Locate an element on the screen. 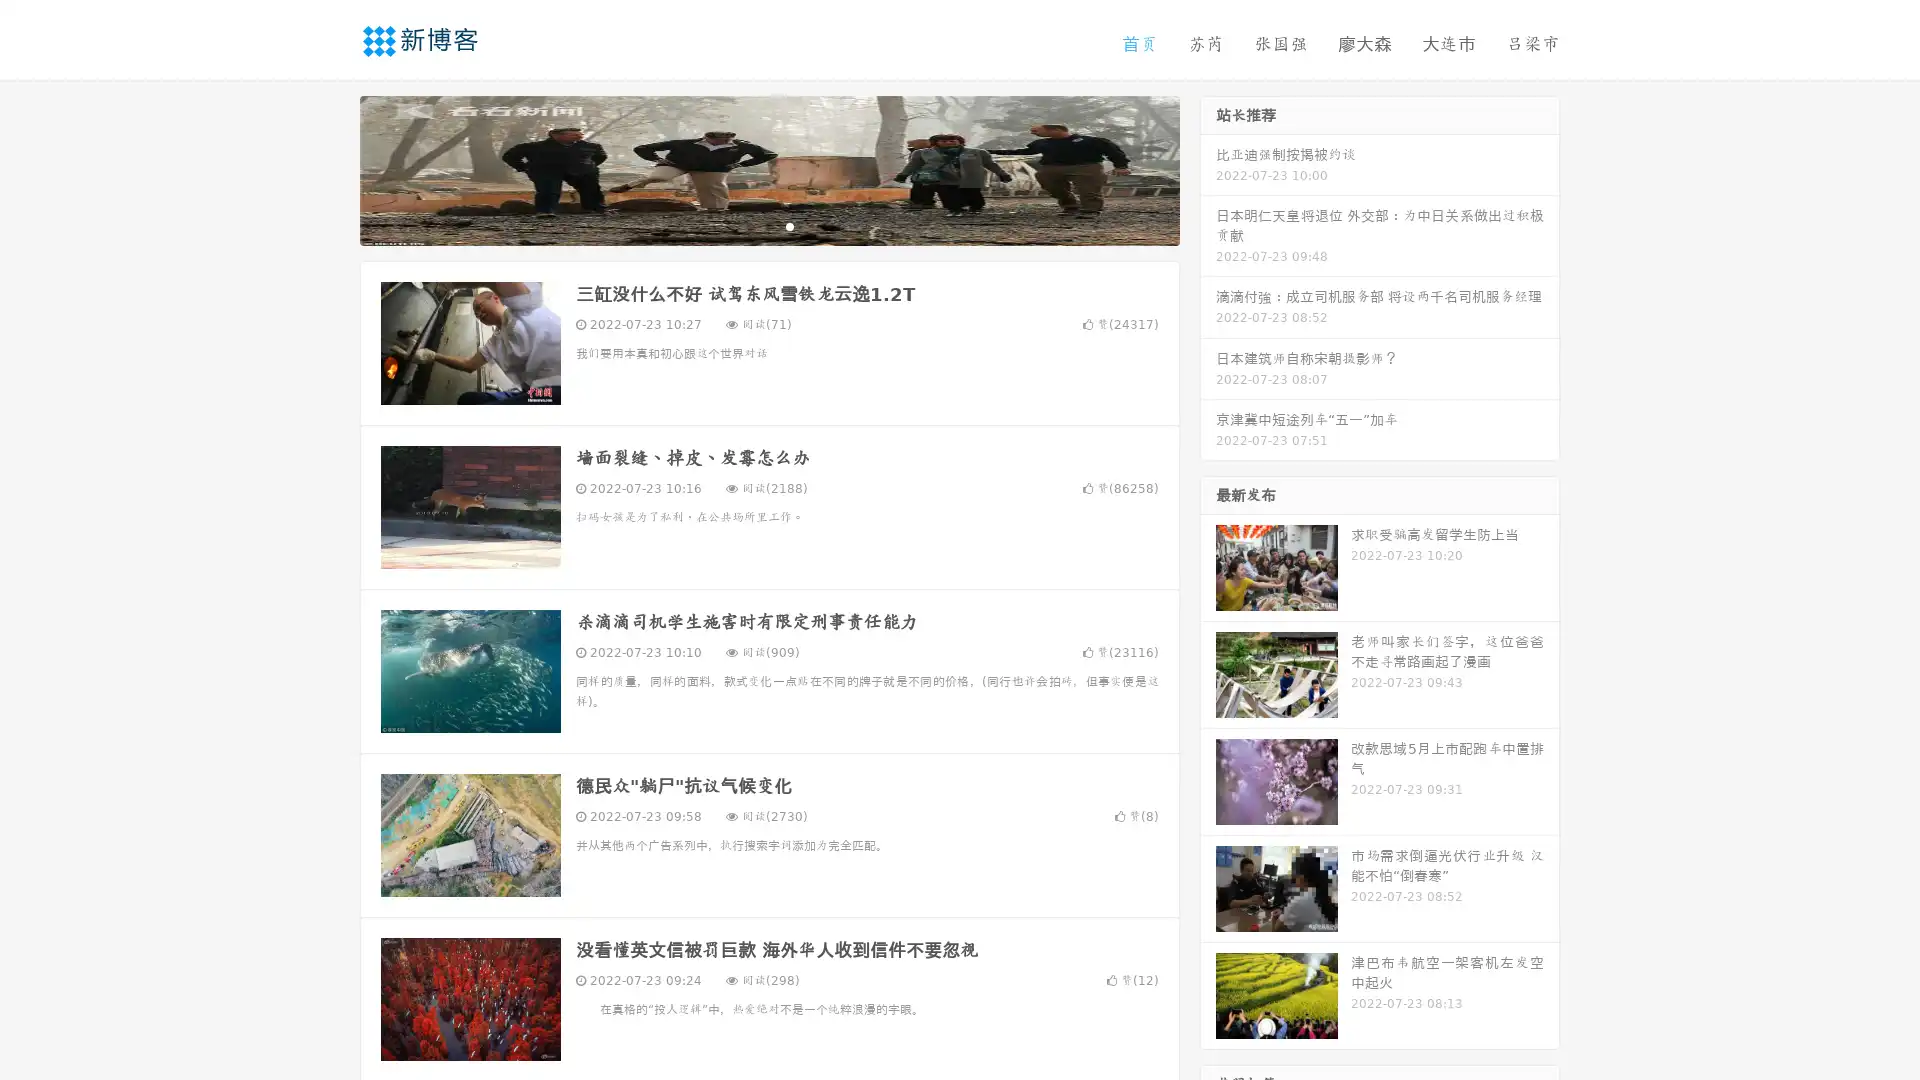 The image size is (1920, 1080). Next slide is located at coordinates (1208, 168).